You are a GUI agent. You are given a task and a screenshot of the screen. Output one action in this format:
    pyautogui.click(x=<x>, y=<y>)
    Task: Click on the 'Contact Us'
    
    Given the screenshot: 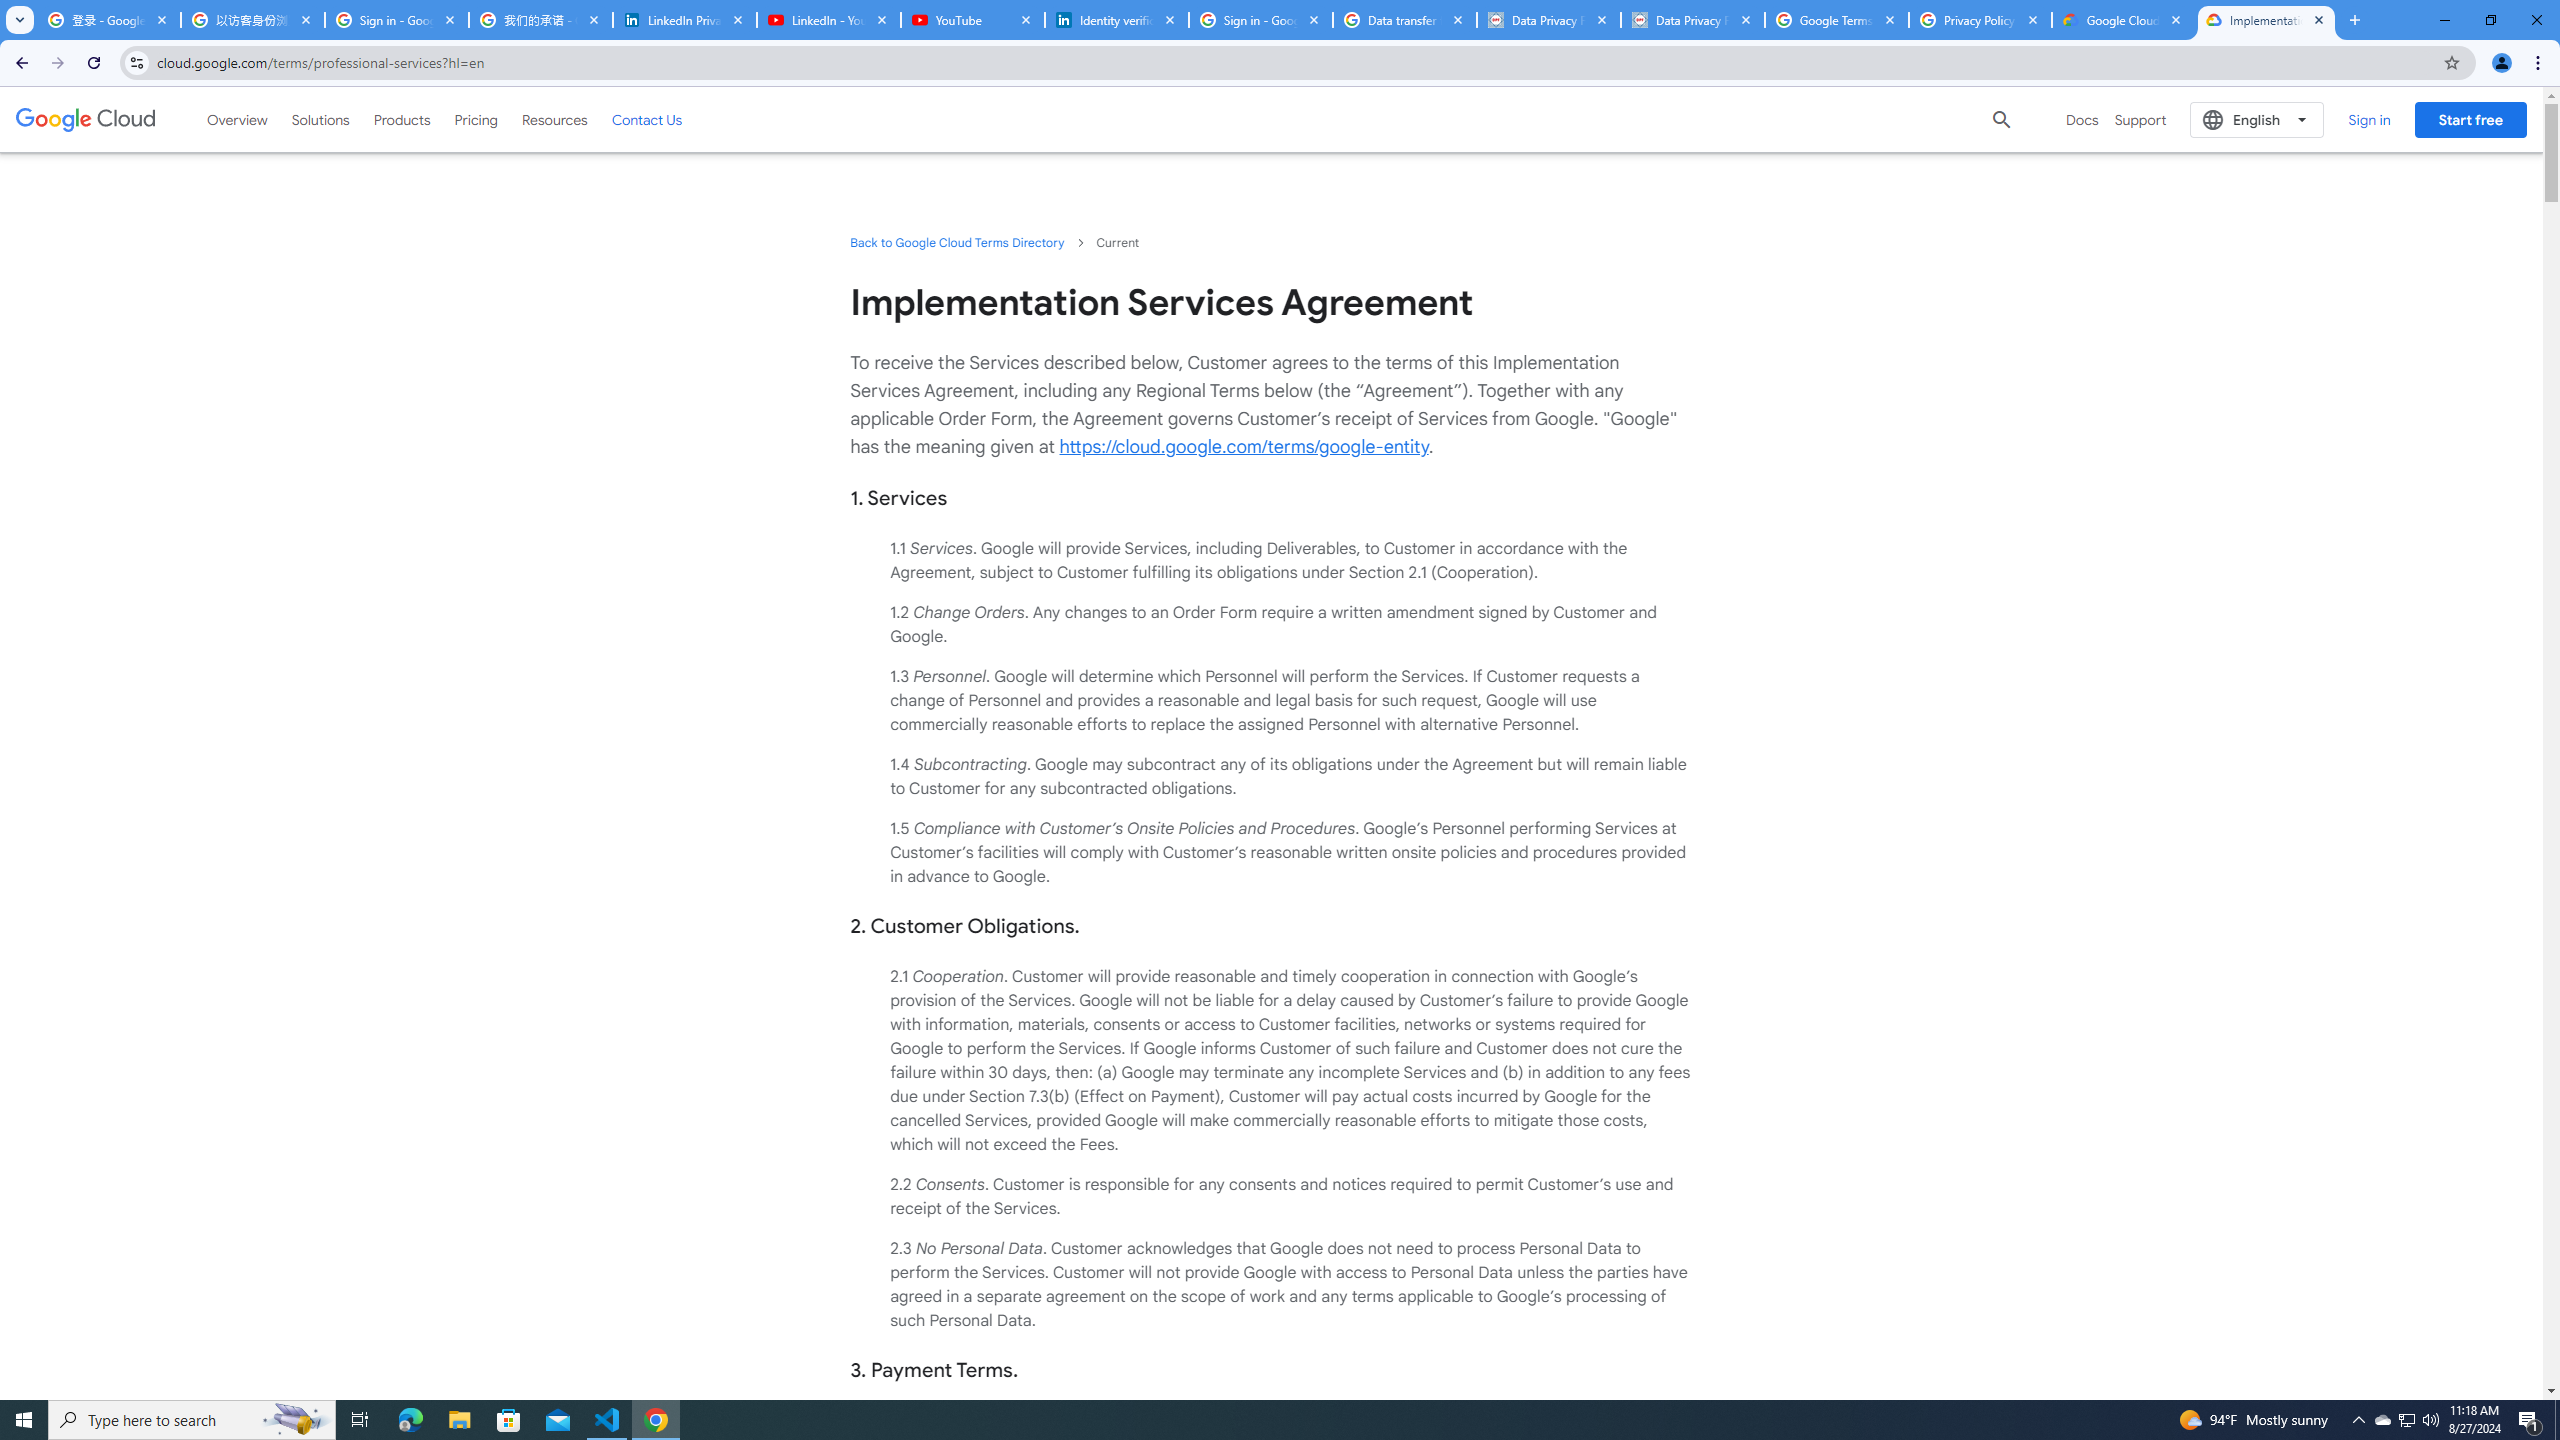 What is the action you would take?
    pyautogui.click(x=647, y=119)
    